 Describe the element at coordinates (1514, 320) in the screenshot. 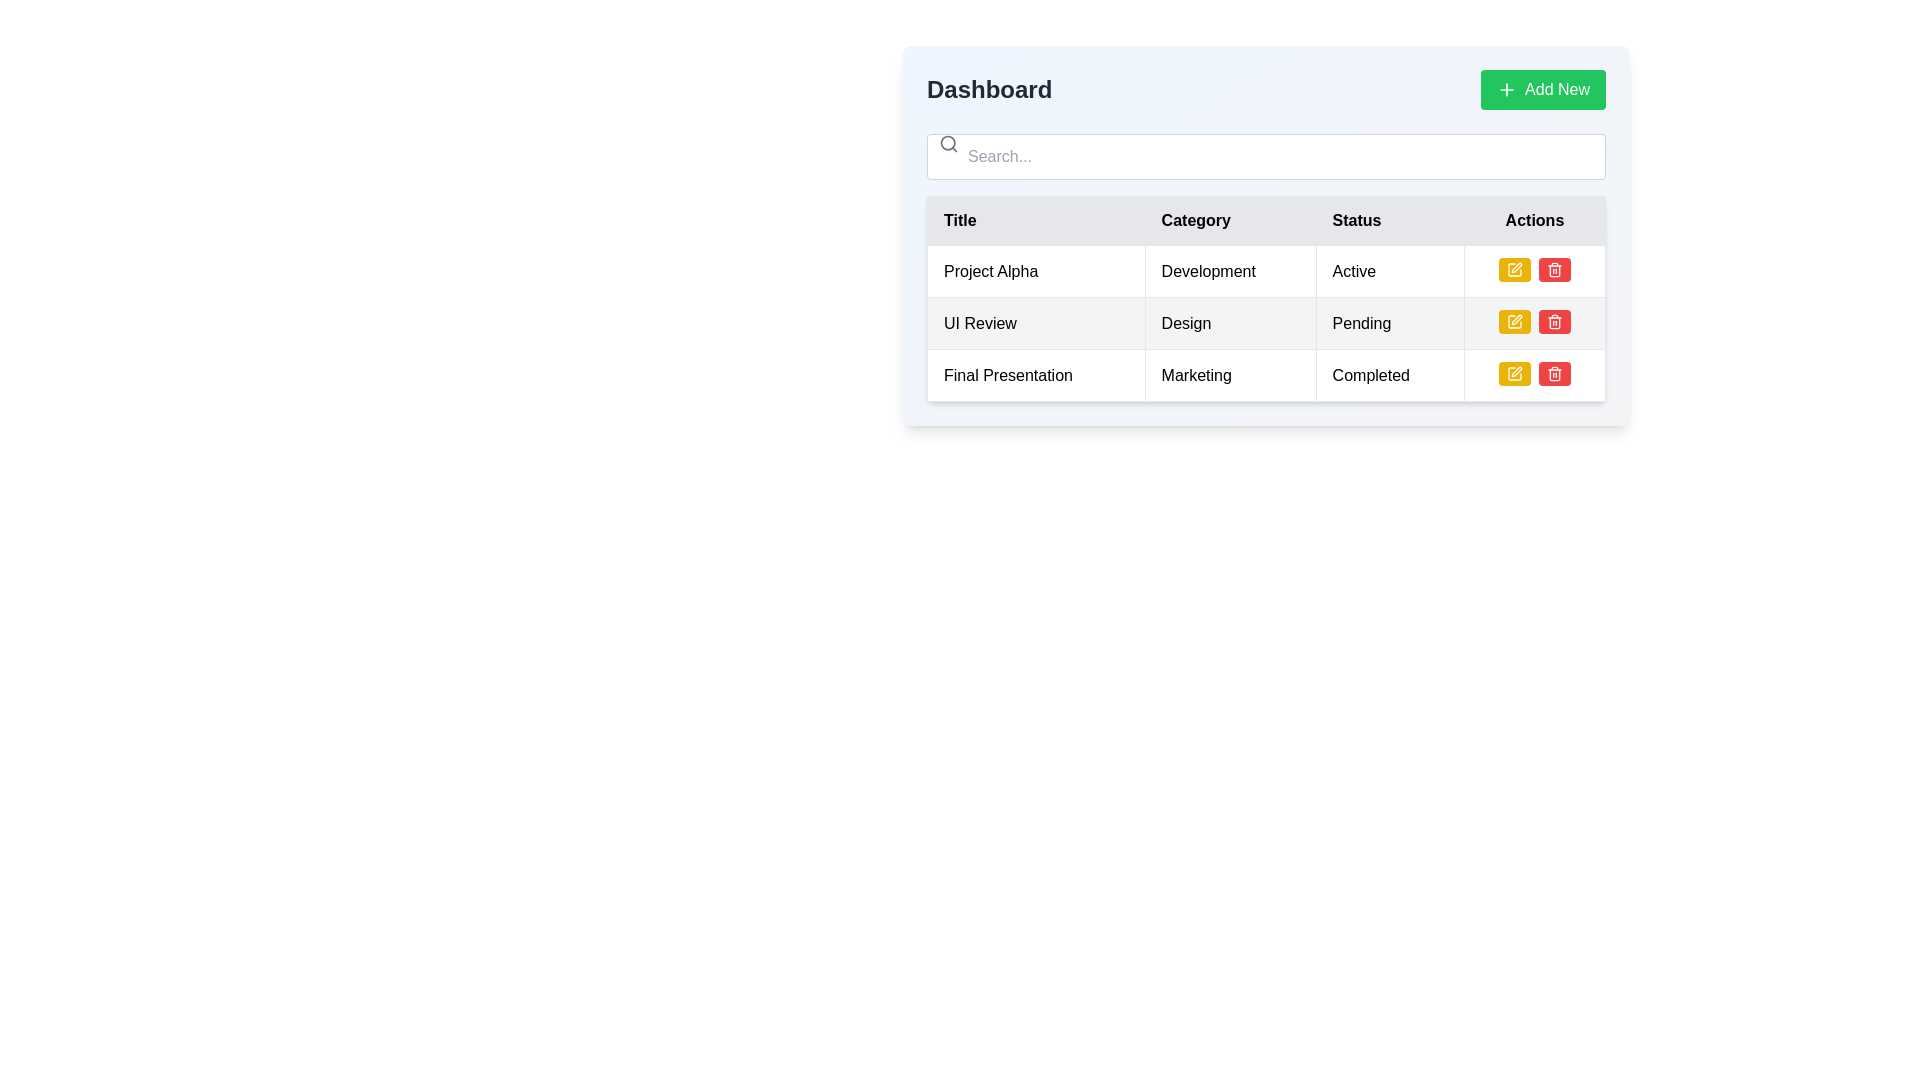

I see `the pen icon in the 'Actions' column of the third row in the table` at that location.